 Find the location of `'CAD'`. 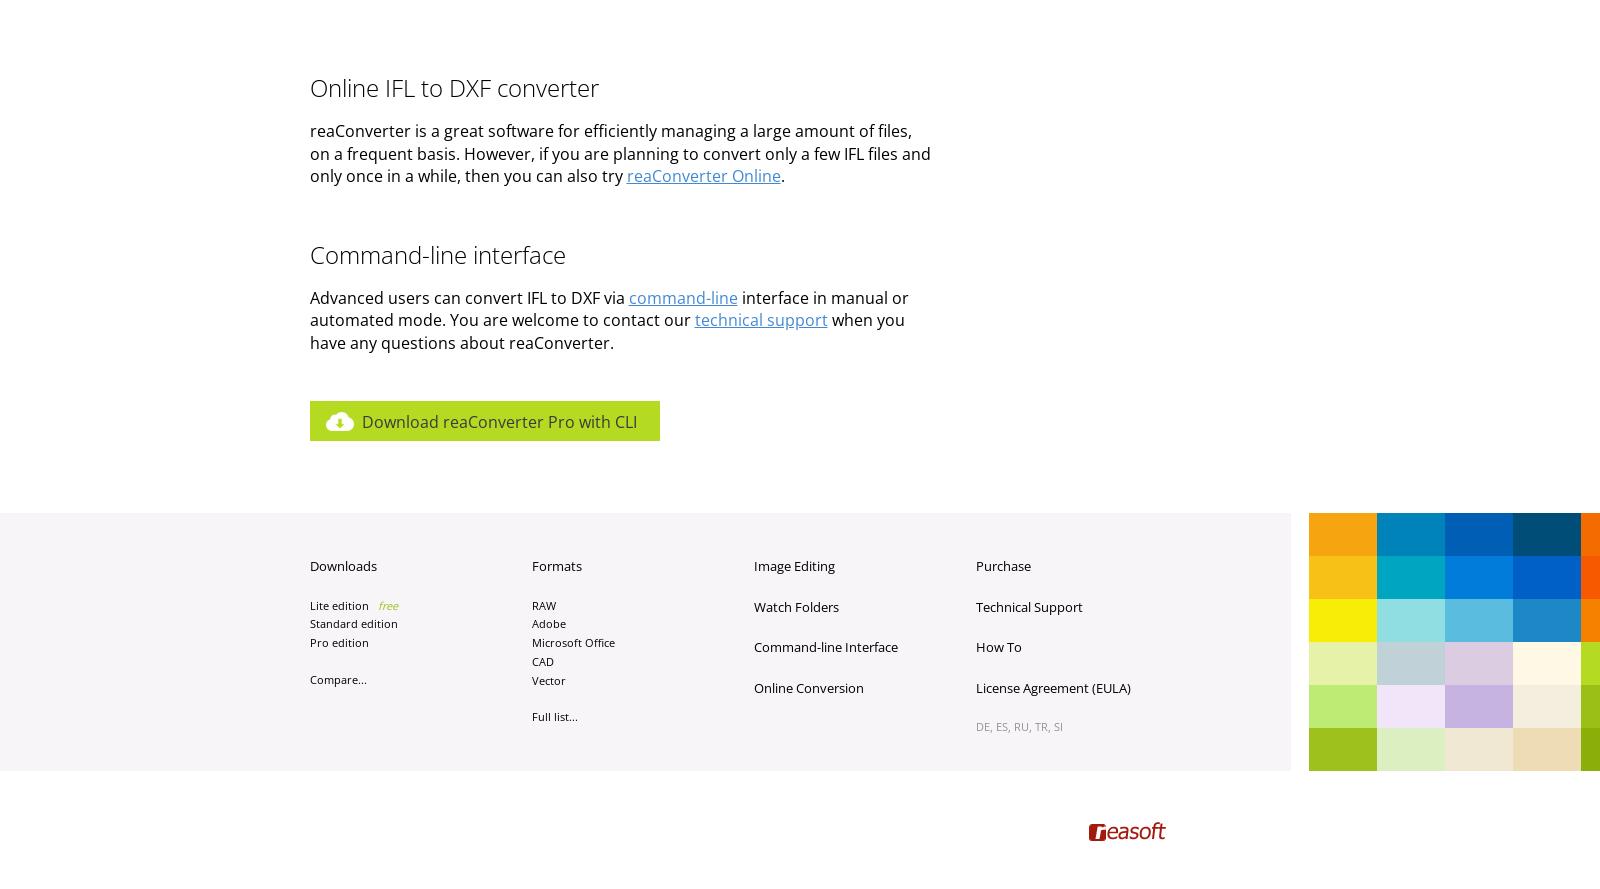

'CAD' is located at coordinates (530, 660).